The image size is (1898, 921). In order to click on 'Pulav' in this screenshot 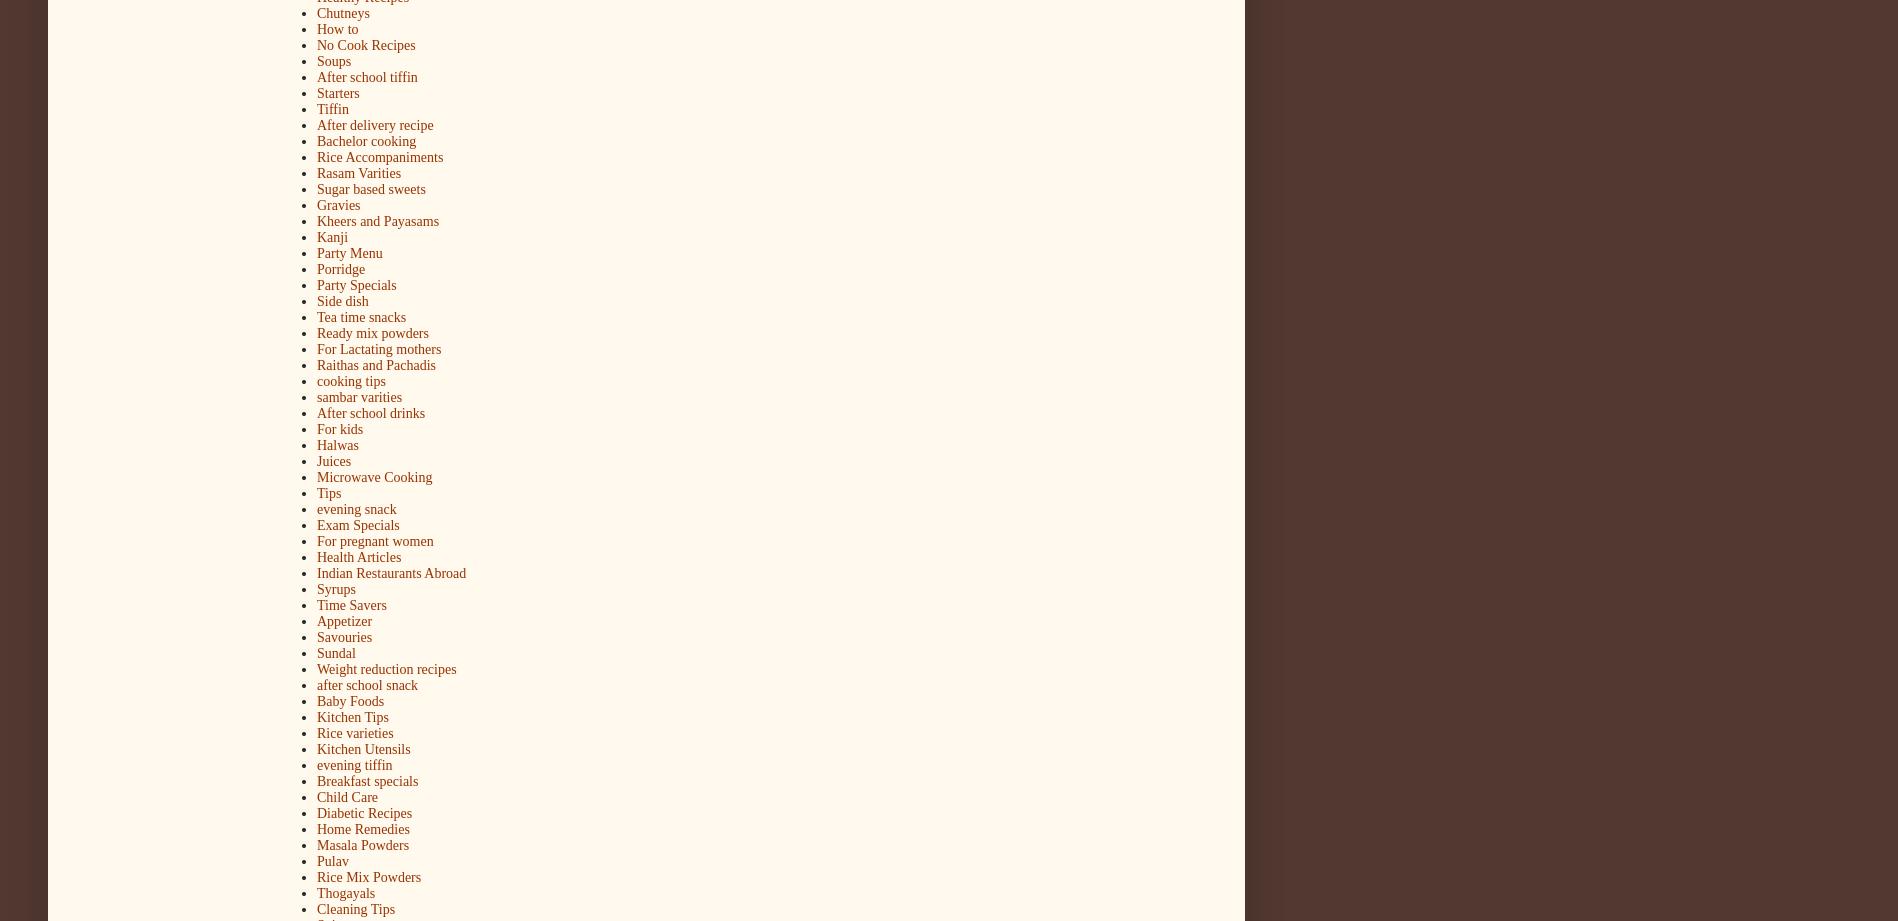, I will do `click(315, 860)`.